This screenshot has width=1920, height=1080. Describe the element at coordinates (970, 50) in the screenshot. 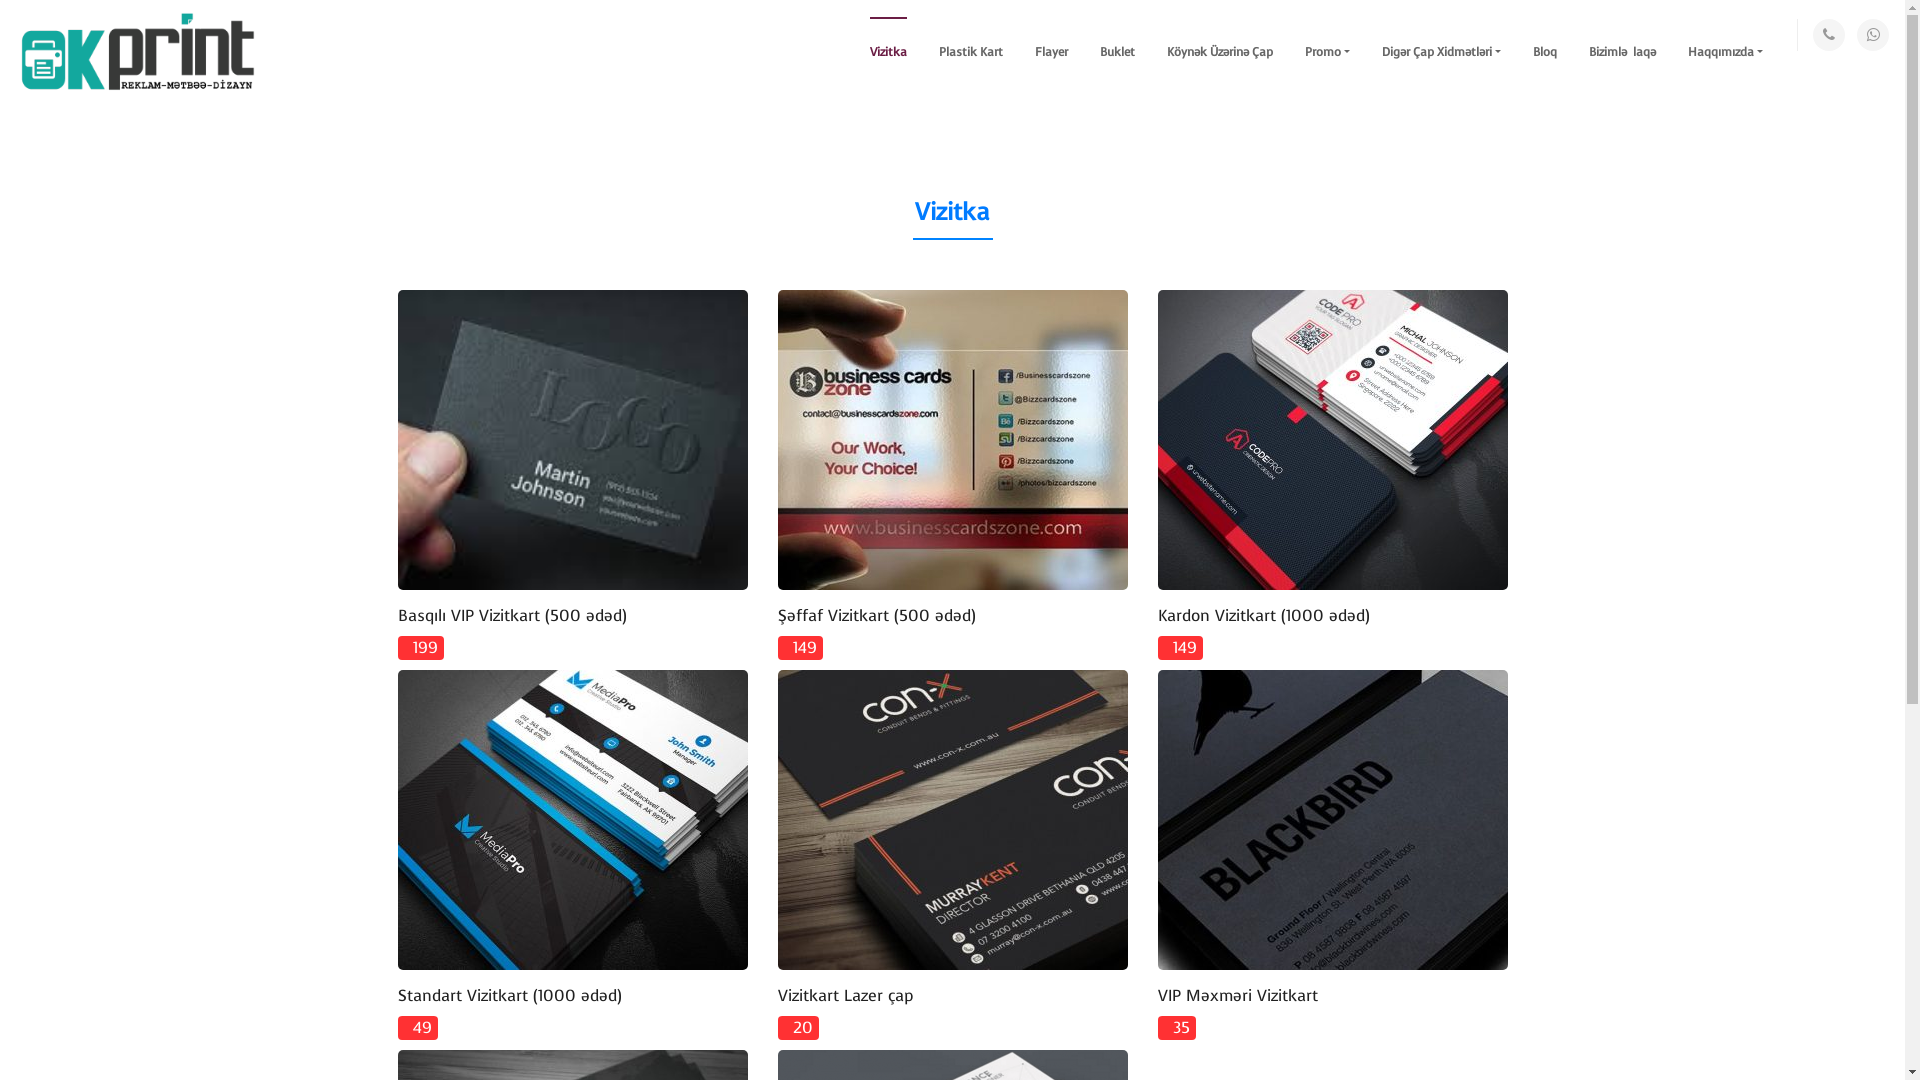

I see `'Plastik Kart'` at that location.